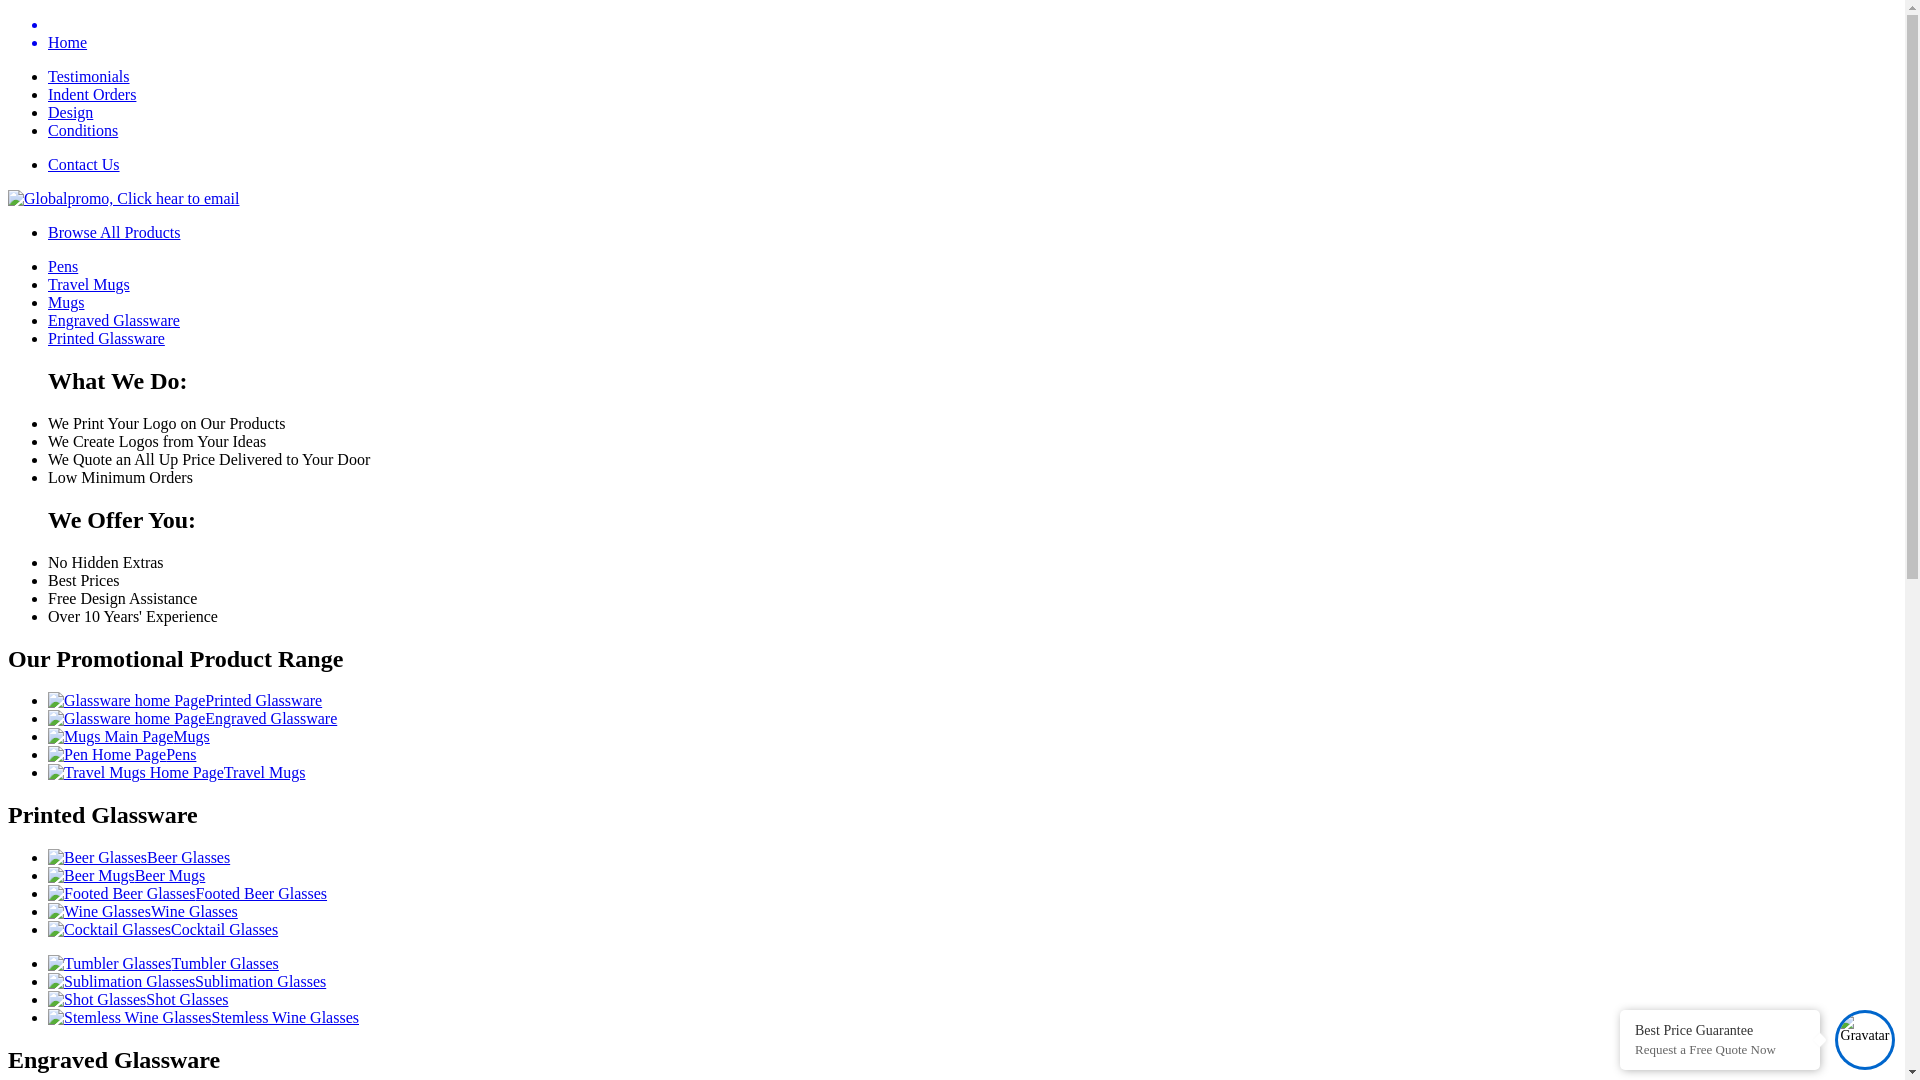 This screenshot has width=1920, height=1080. I want to click on 'Footed Beer Glasses', so click(187, 892).